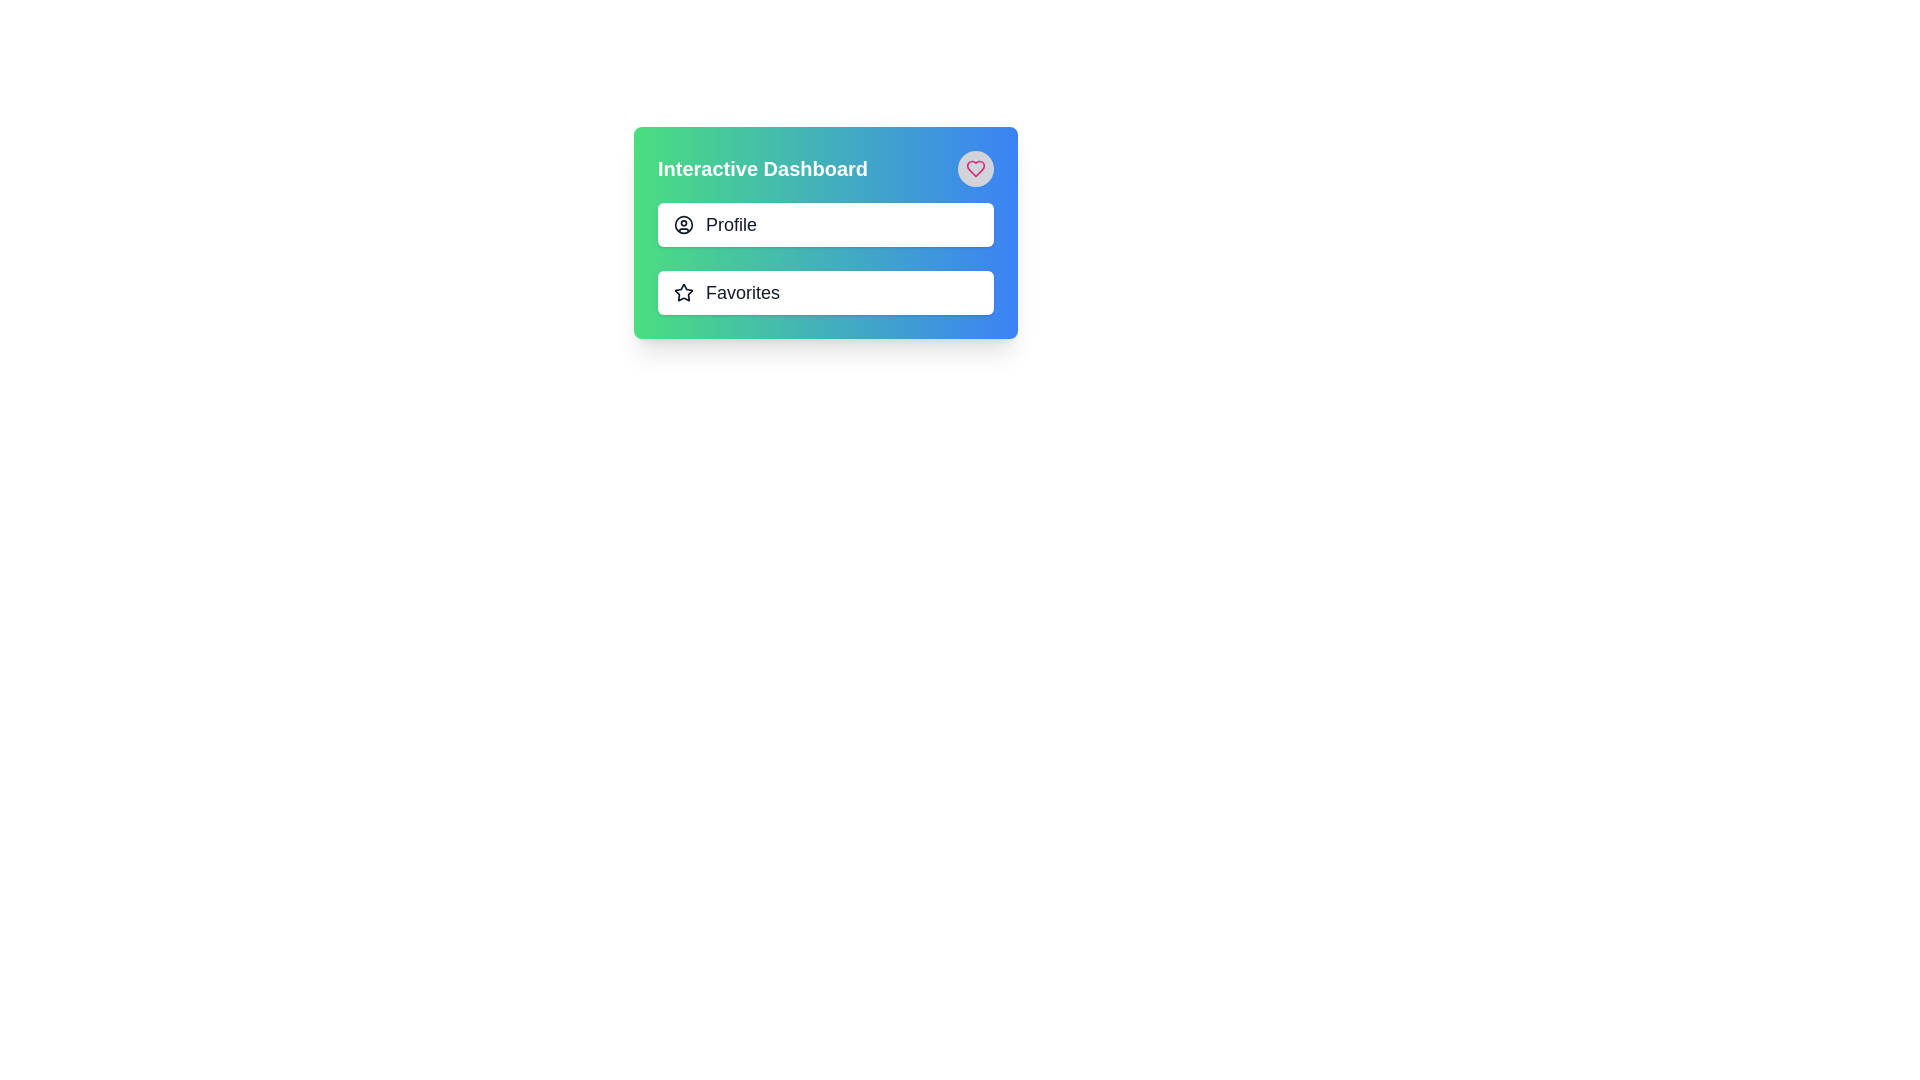 The height and width of the screenshot is (1080, 1920). I want to click on the star-shaped icon located to the right of the title 'Interactive Dashboard', so click(684, 292).